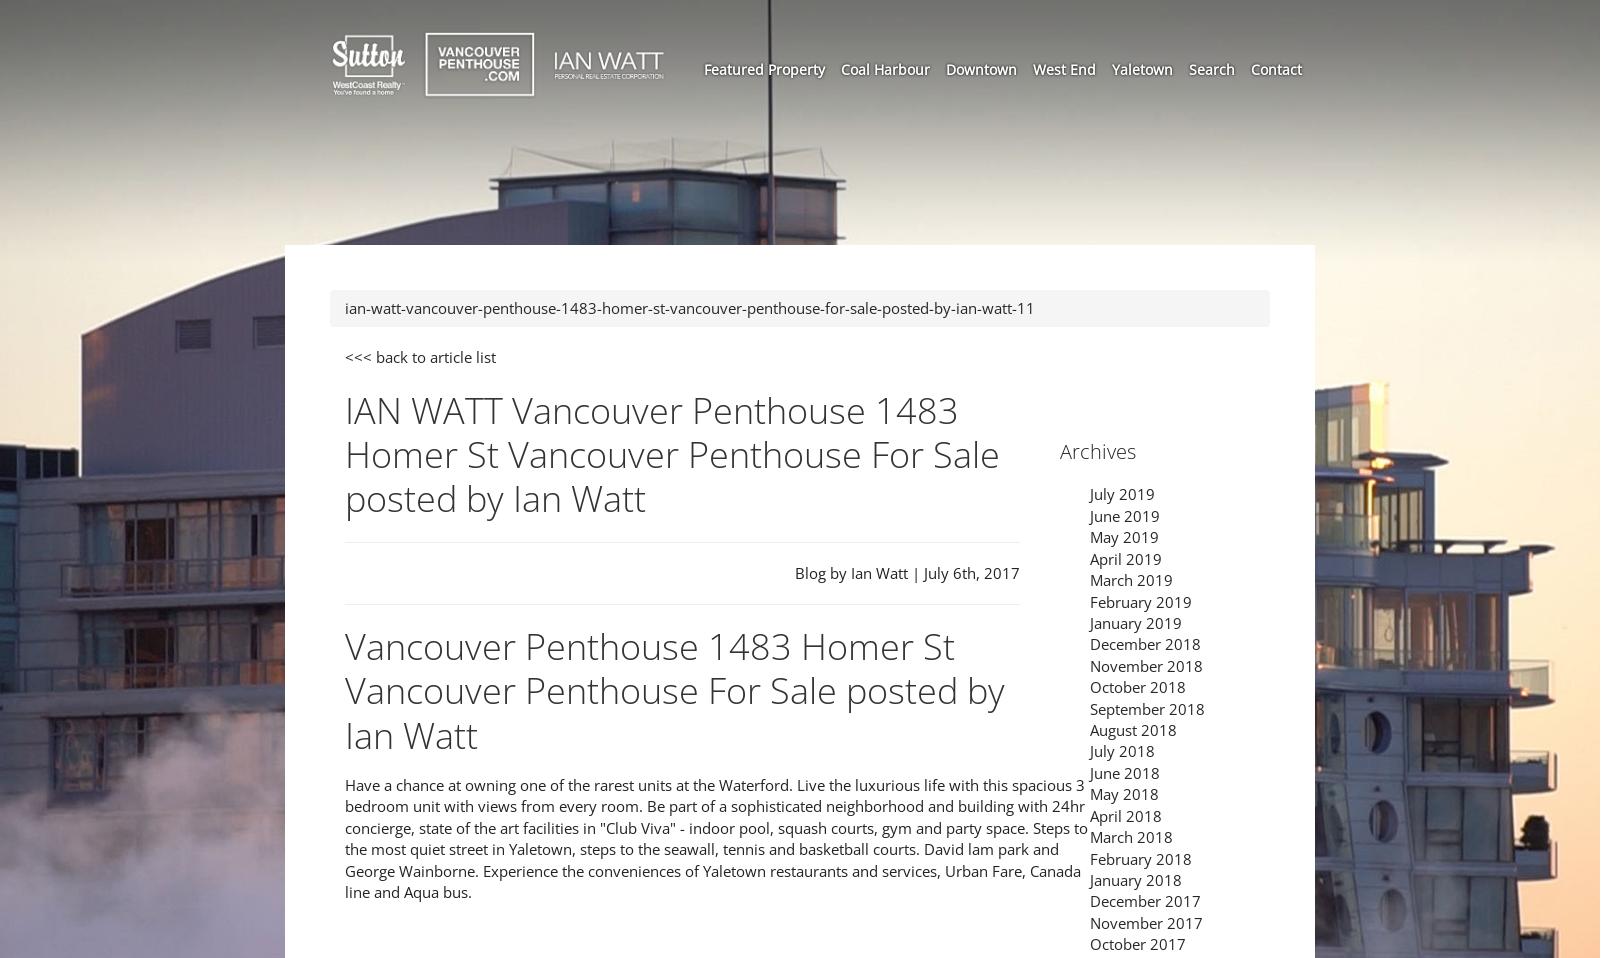 This screenshot has width=1615, height=958. I want to click on 'December 2017', so click(1145, 900).